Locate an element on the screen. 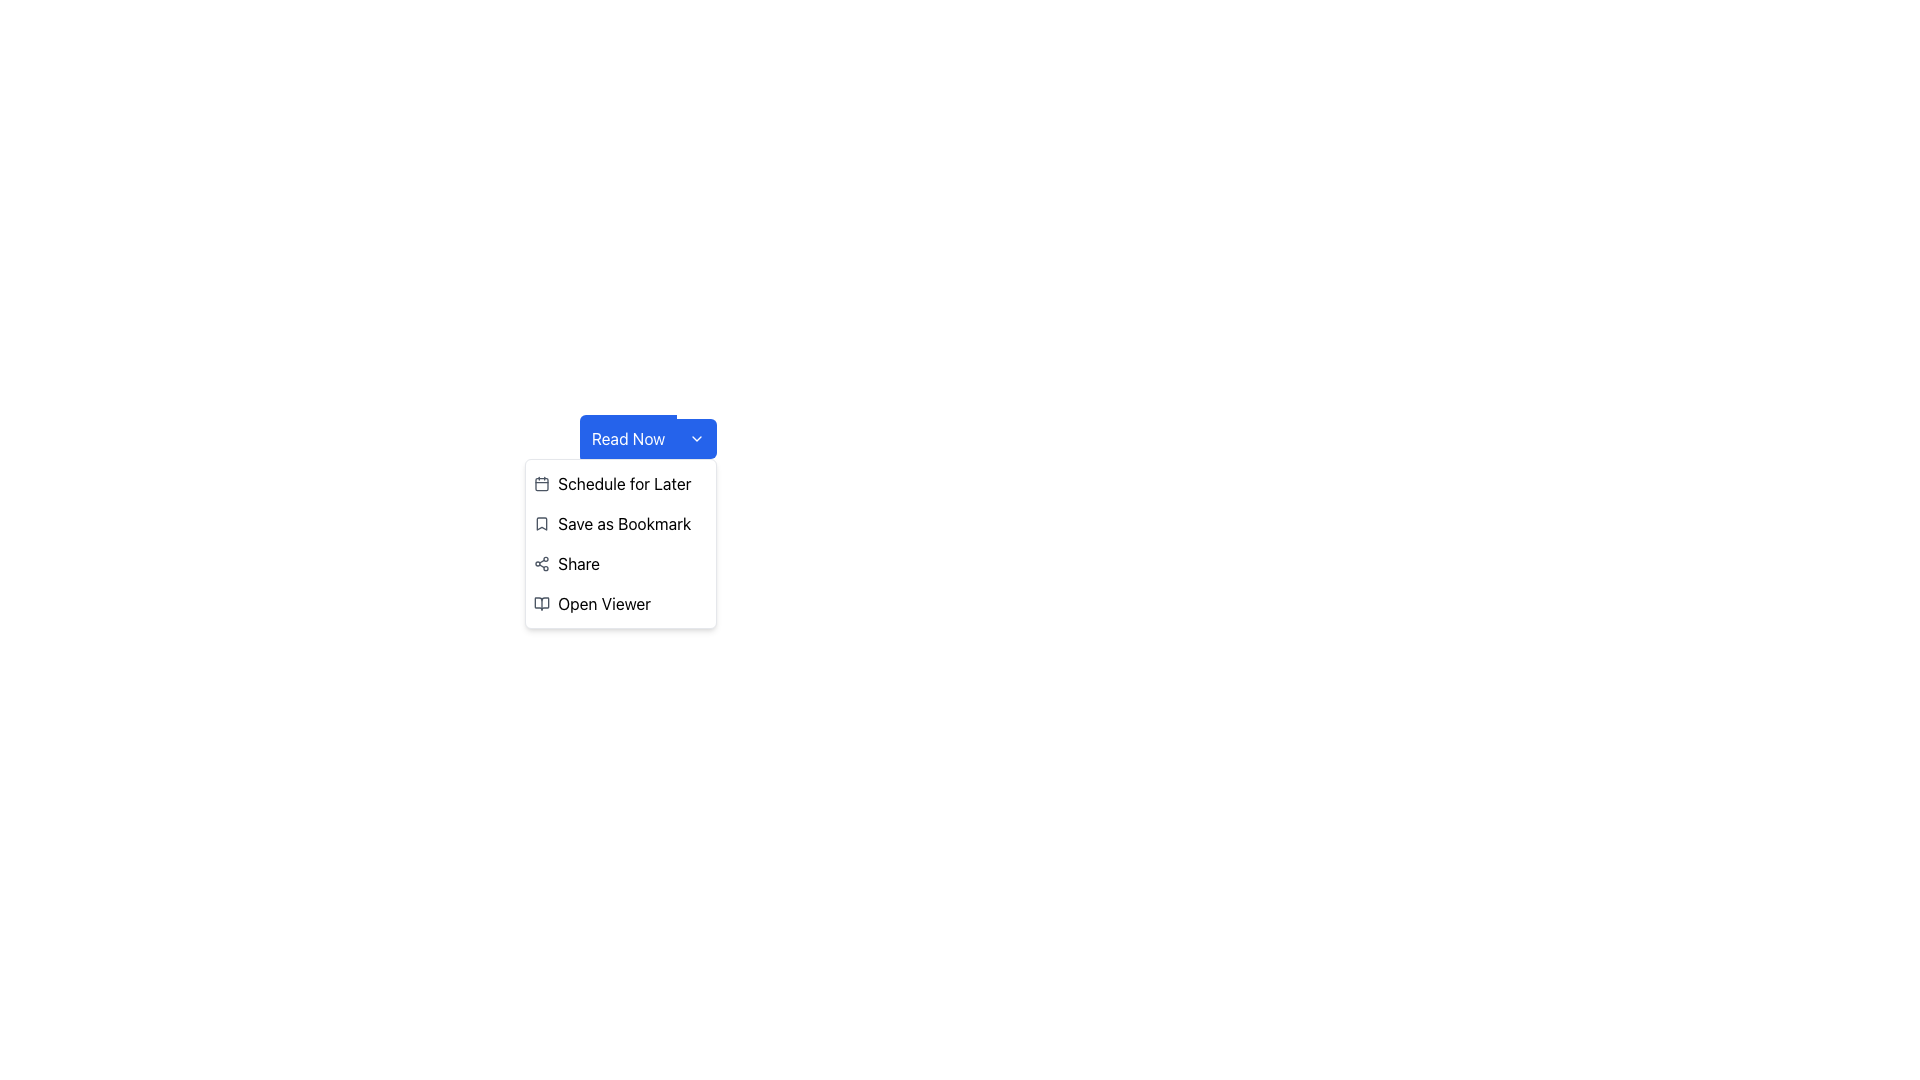 This screenshot has height=1080, width=1920. the Dropdown Trigger Button at the top of the dropdown menu is located at coordinates (648, 438).